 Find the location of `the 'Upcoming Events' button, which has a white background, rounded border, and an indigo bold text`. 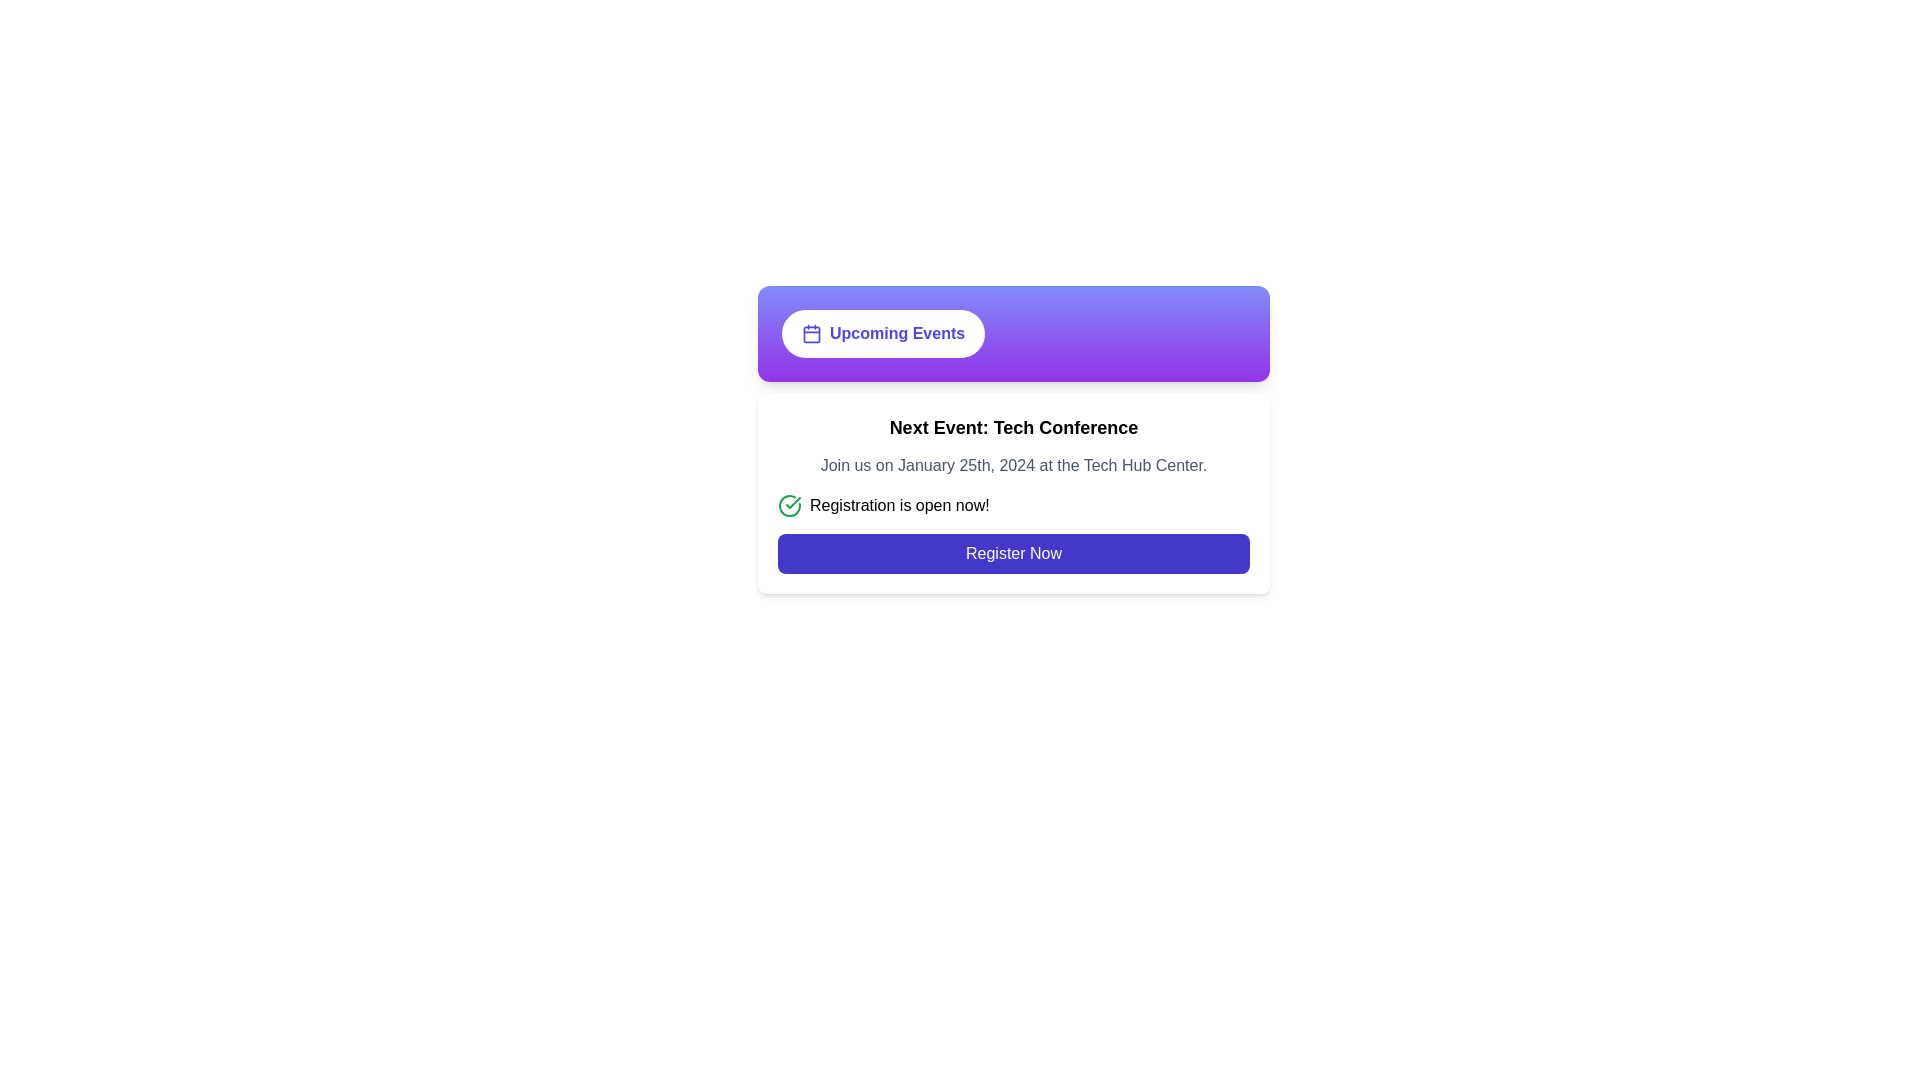

the 'Upcoming Events' button, which has a white background, rounded border, and an indigo bold text is located at coordinates (882, 333).